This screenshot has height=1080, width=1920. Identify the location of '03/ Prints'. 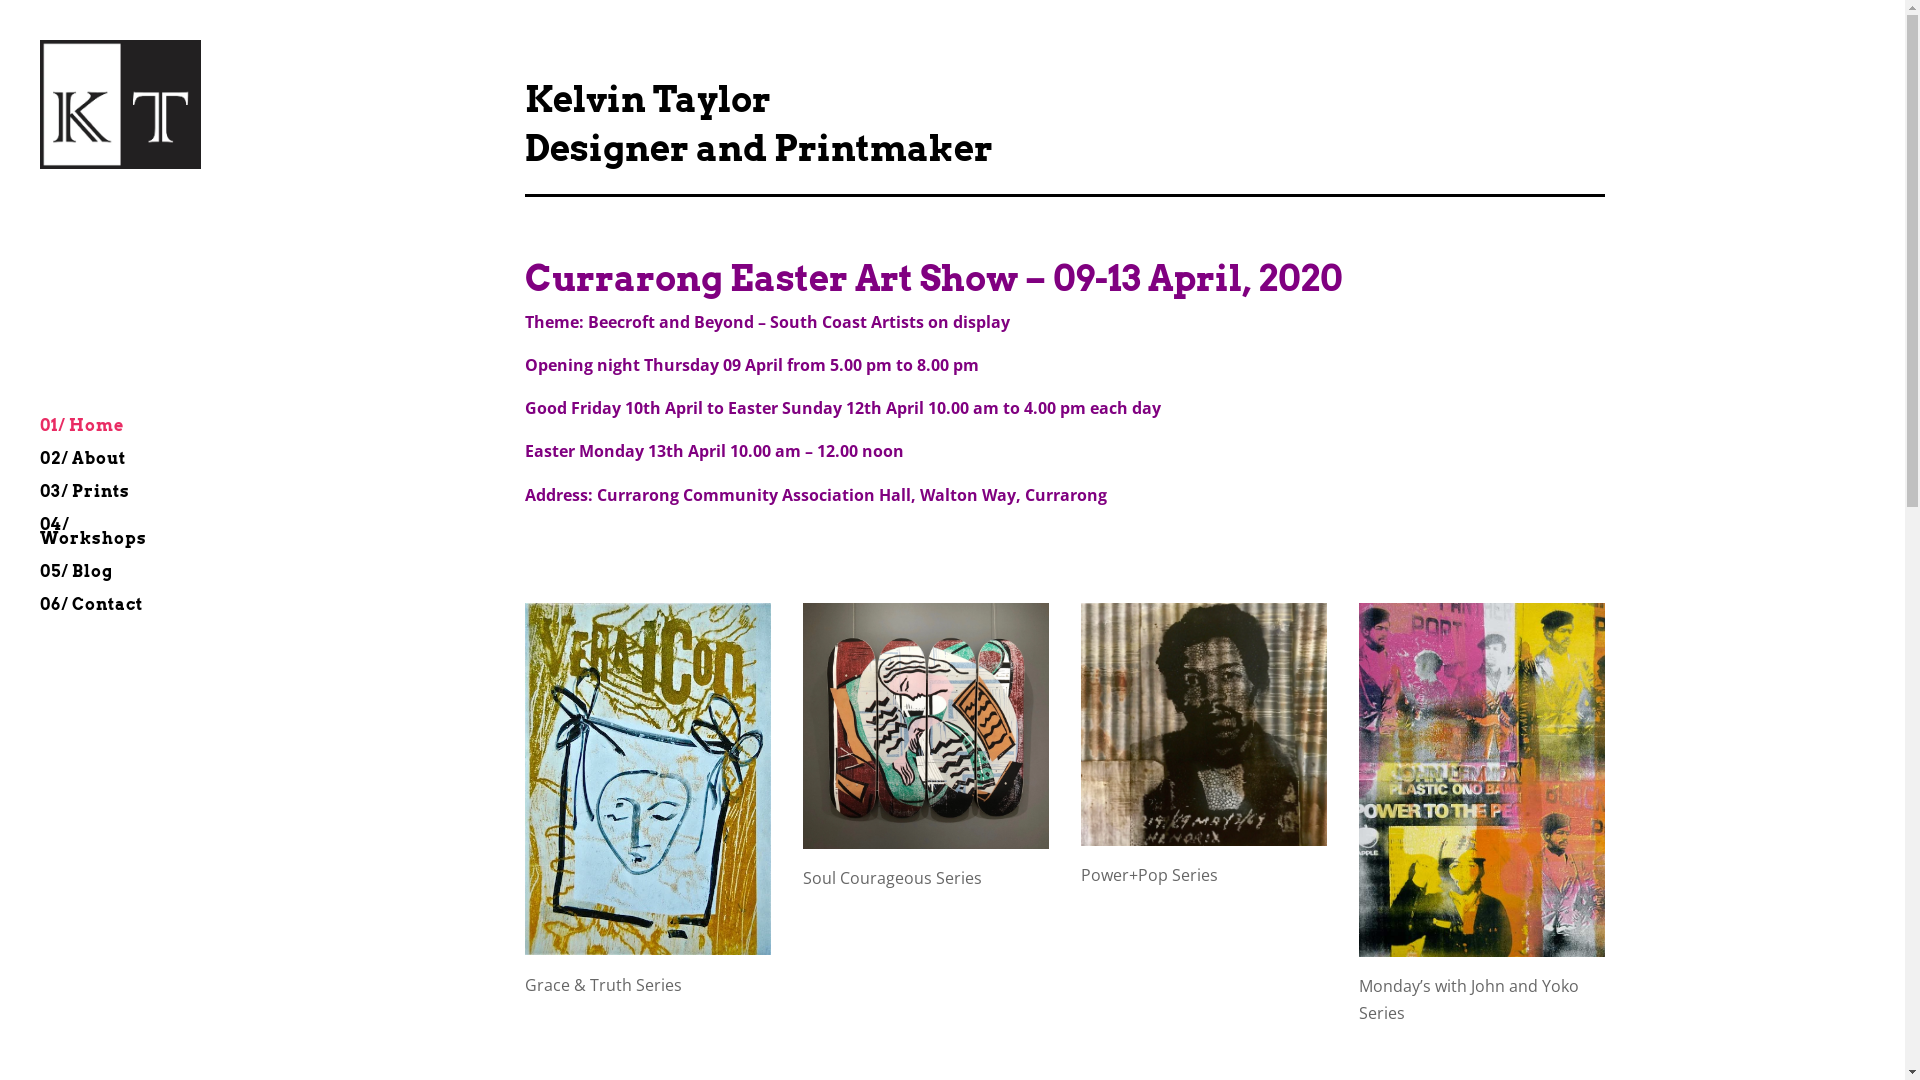
(128, 500).